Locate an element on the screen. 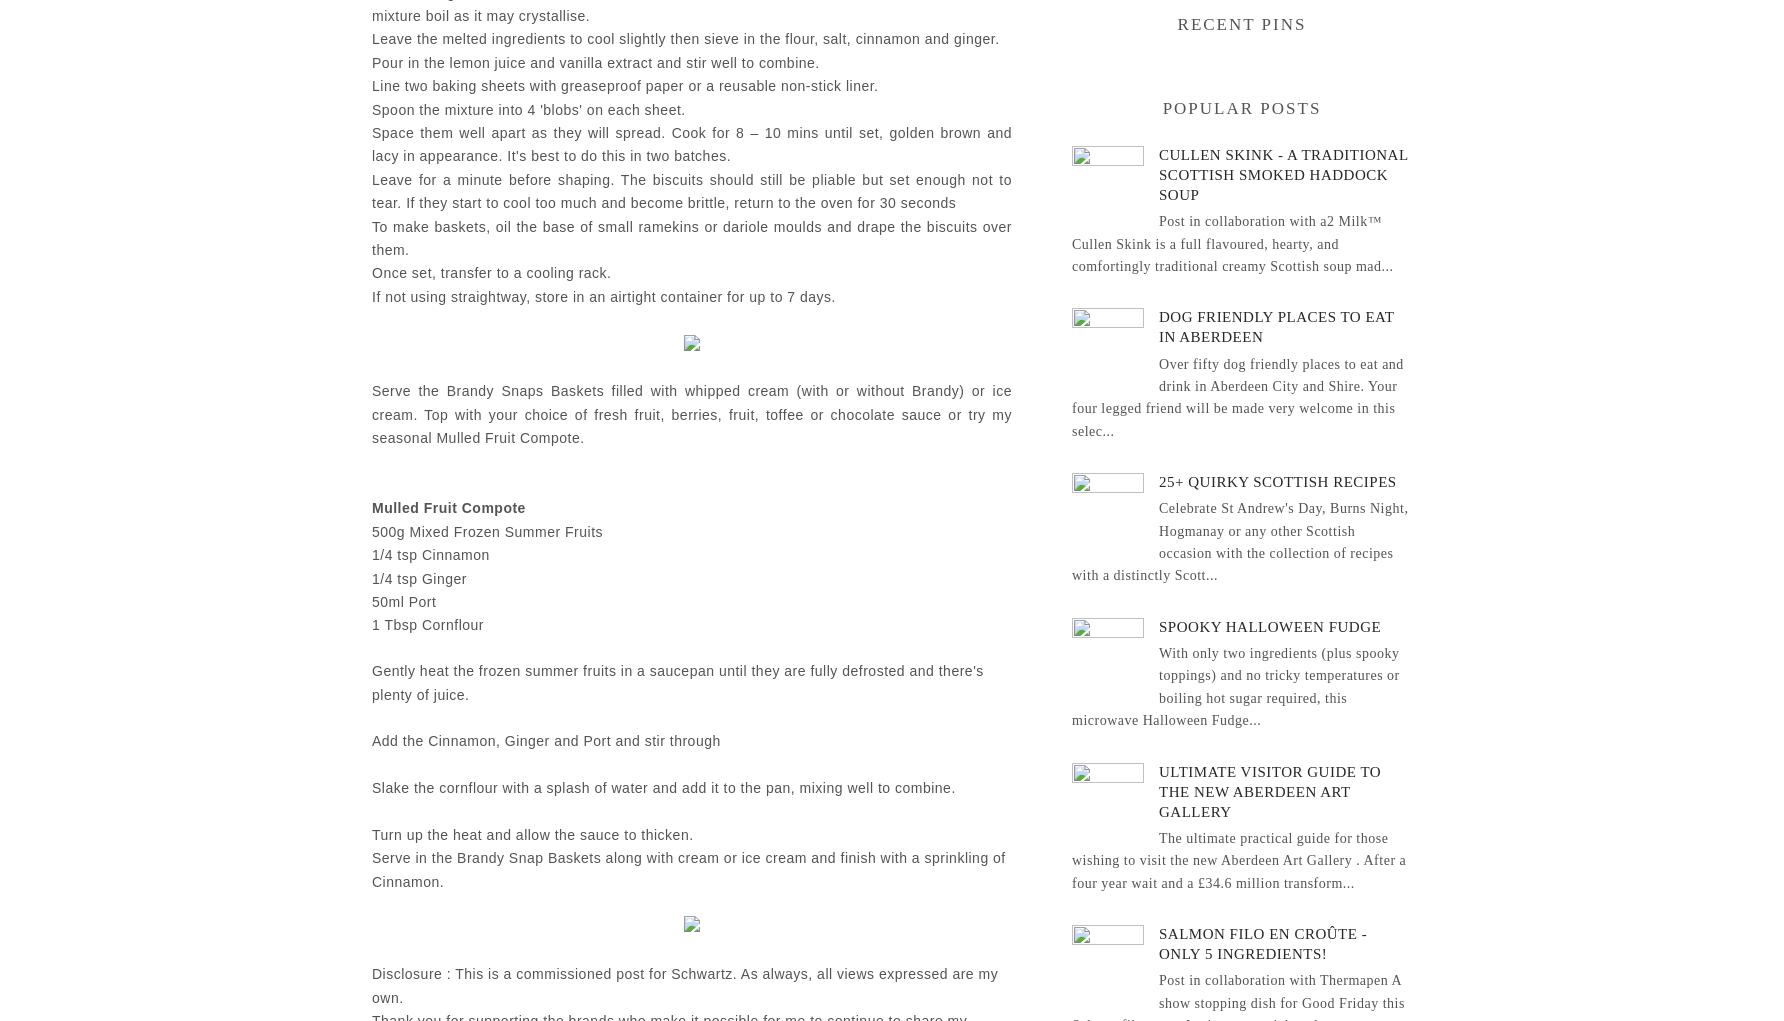 The image size is (1784, 1021). '25+ Quirky Scottish Recipes' is located at coordinates (1276, 481).